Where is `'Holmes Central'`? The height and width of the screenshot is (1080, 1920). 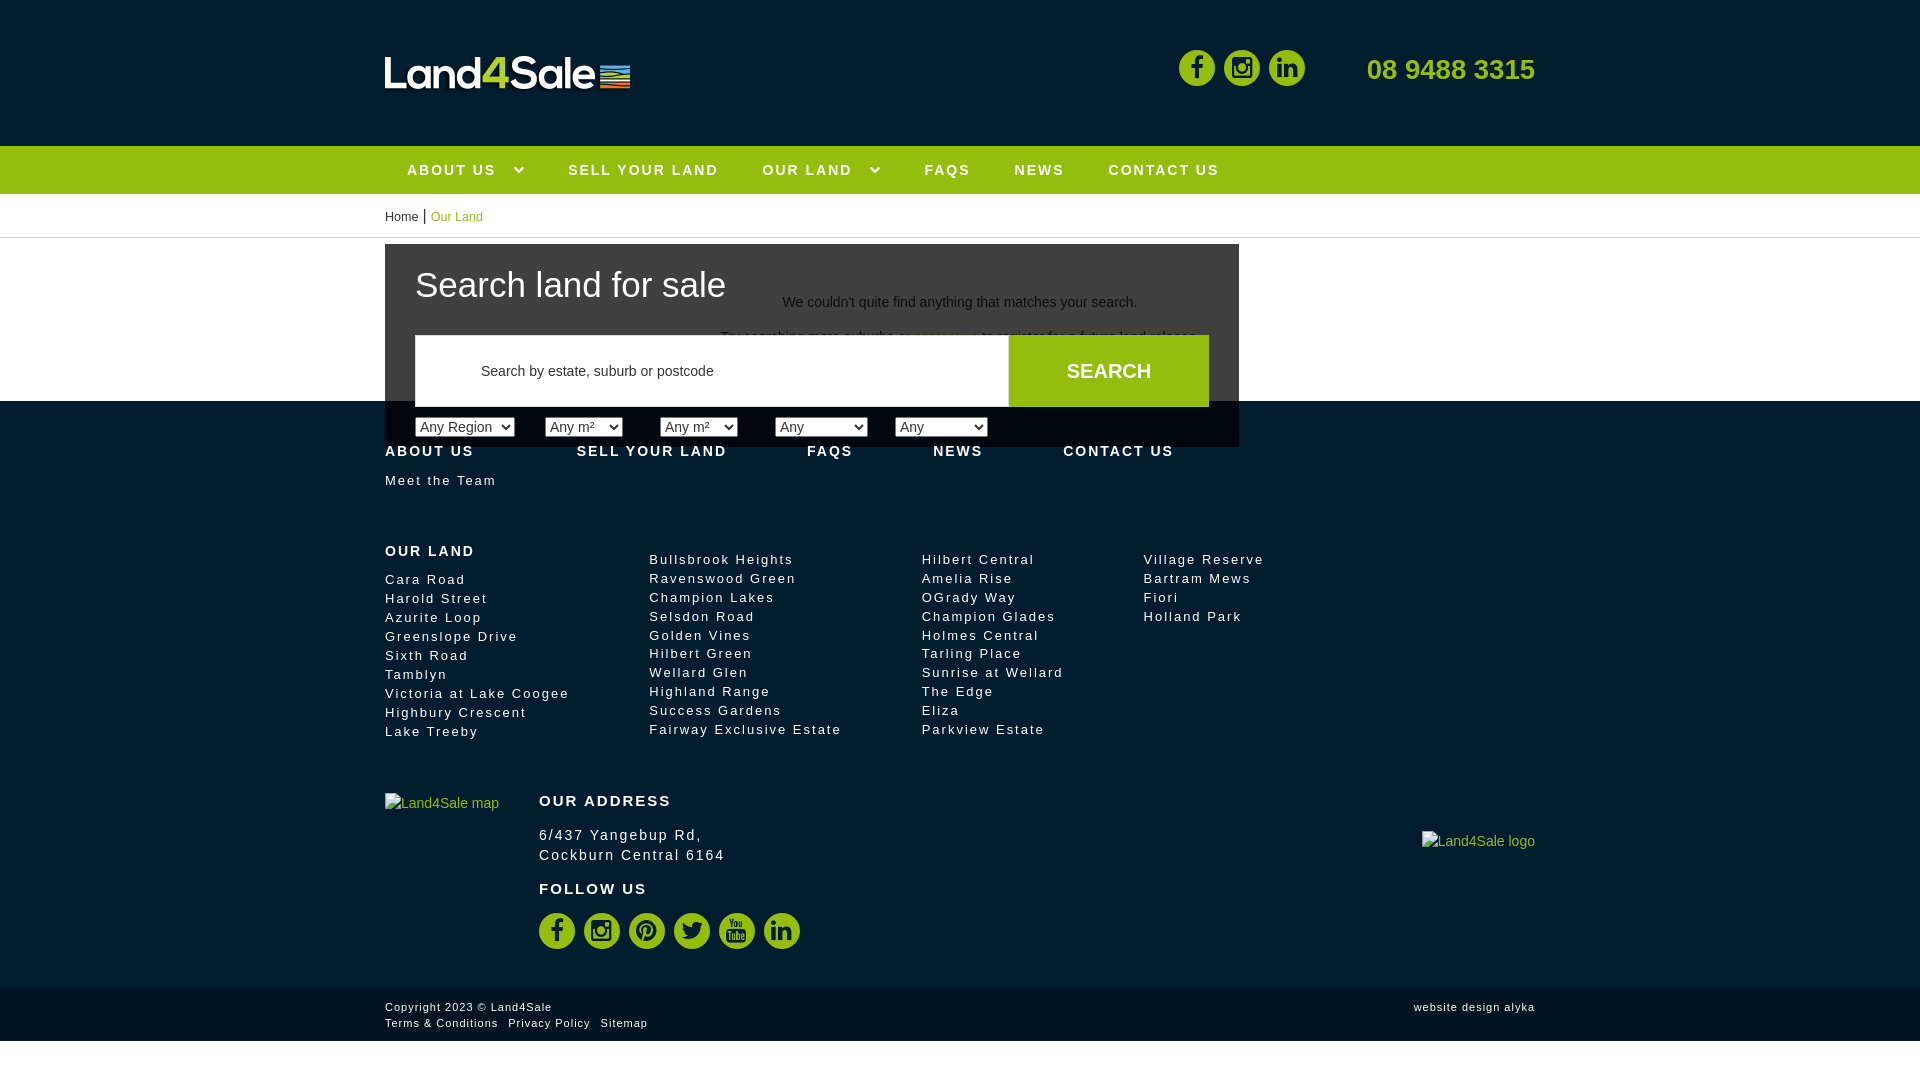 'Holmes Central' is located at coordinates (980, 635).